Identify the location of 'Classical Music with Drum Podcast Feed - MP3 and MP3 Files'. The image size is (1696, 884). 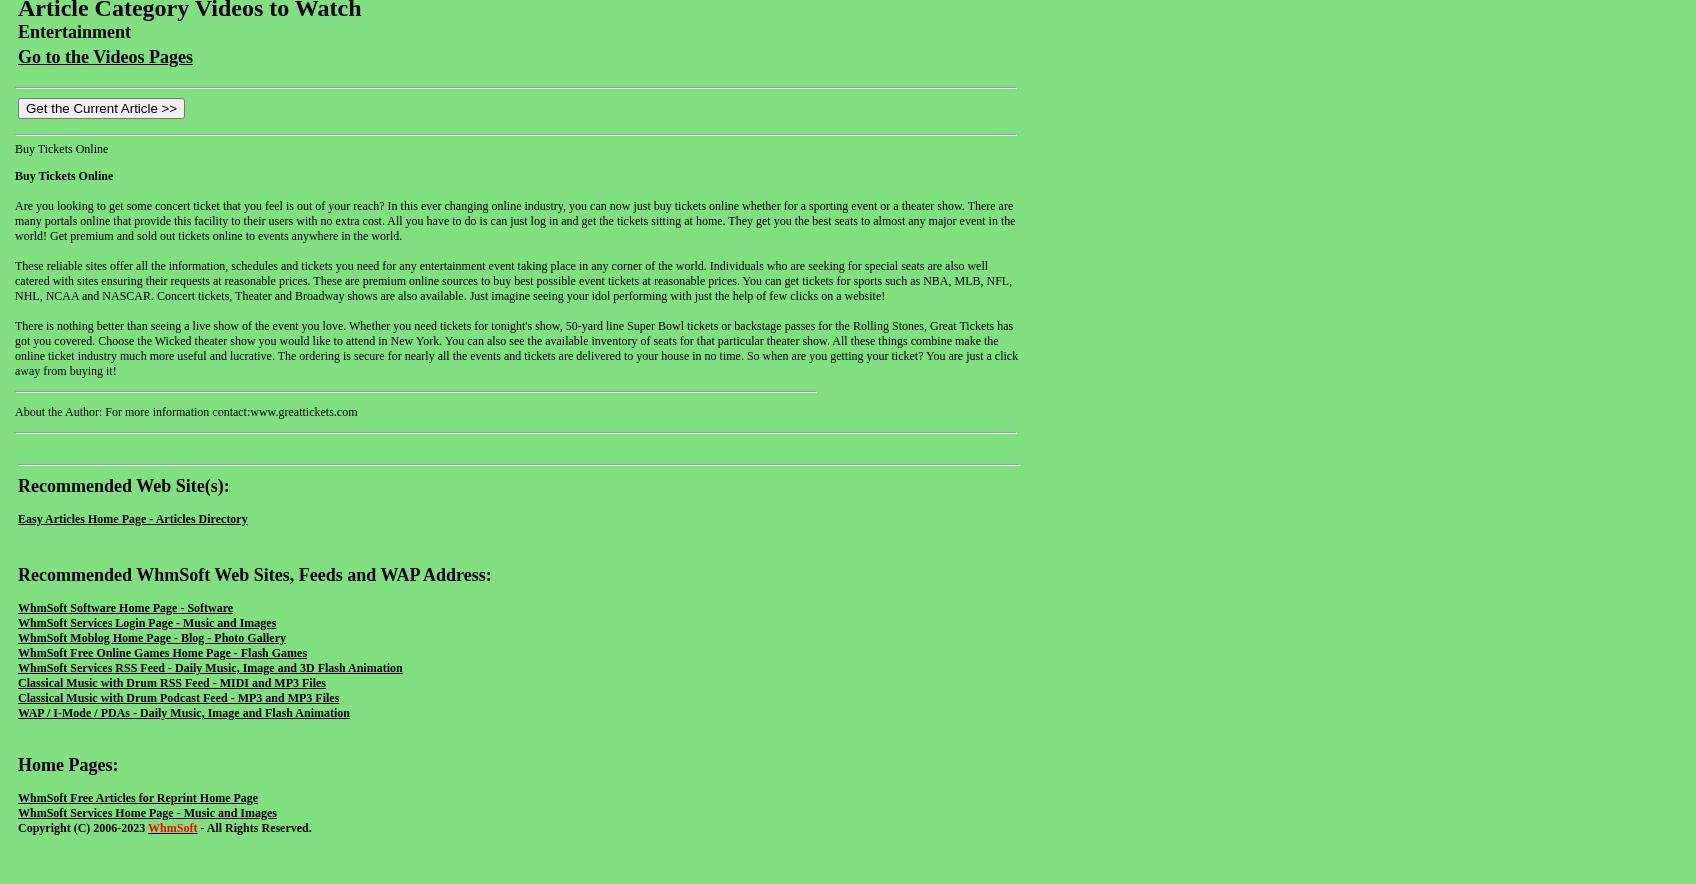
(17, 697).